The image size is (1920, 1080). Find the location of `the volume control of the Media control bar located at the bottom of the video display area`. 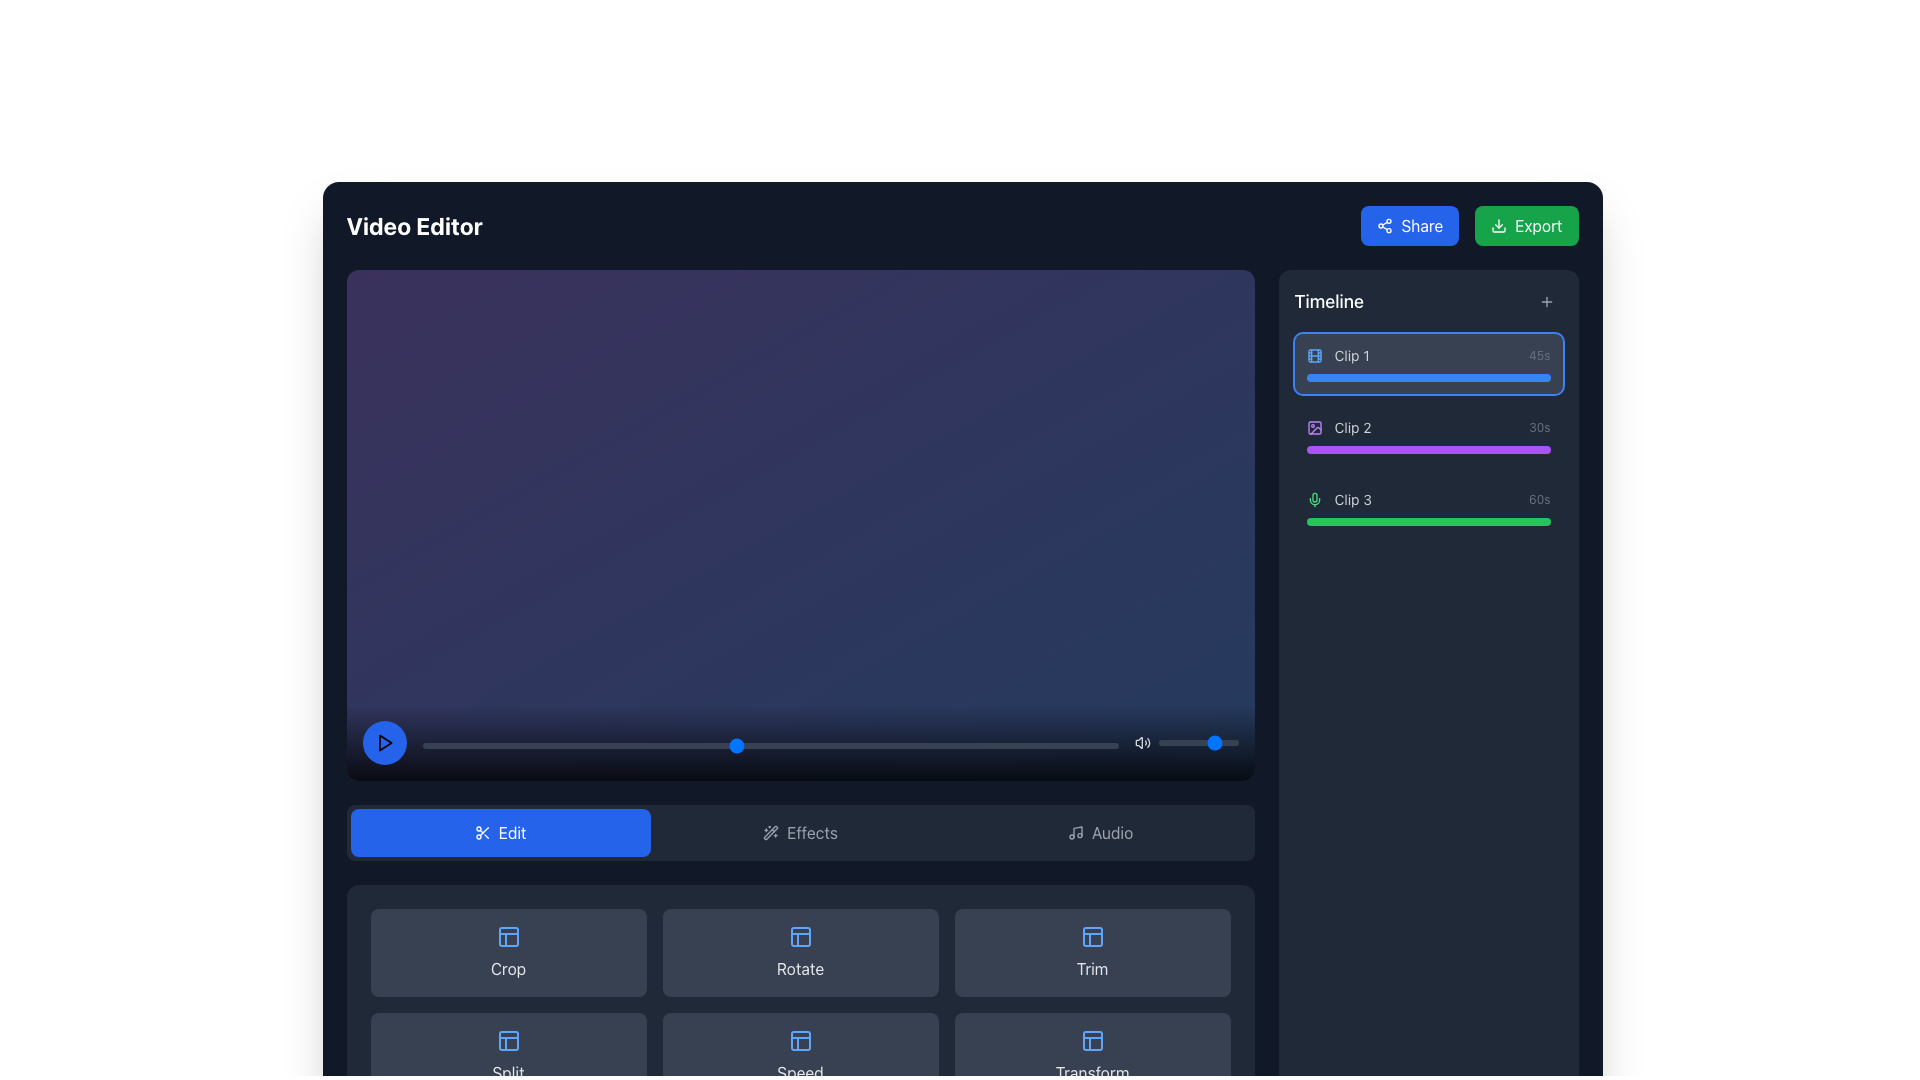

the volume control of the Media control bar located at the bottom of the video display area is located at coordinates (800, 742).